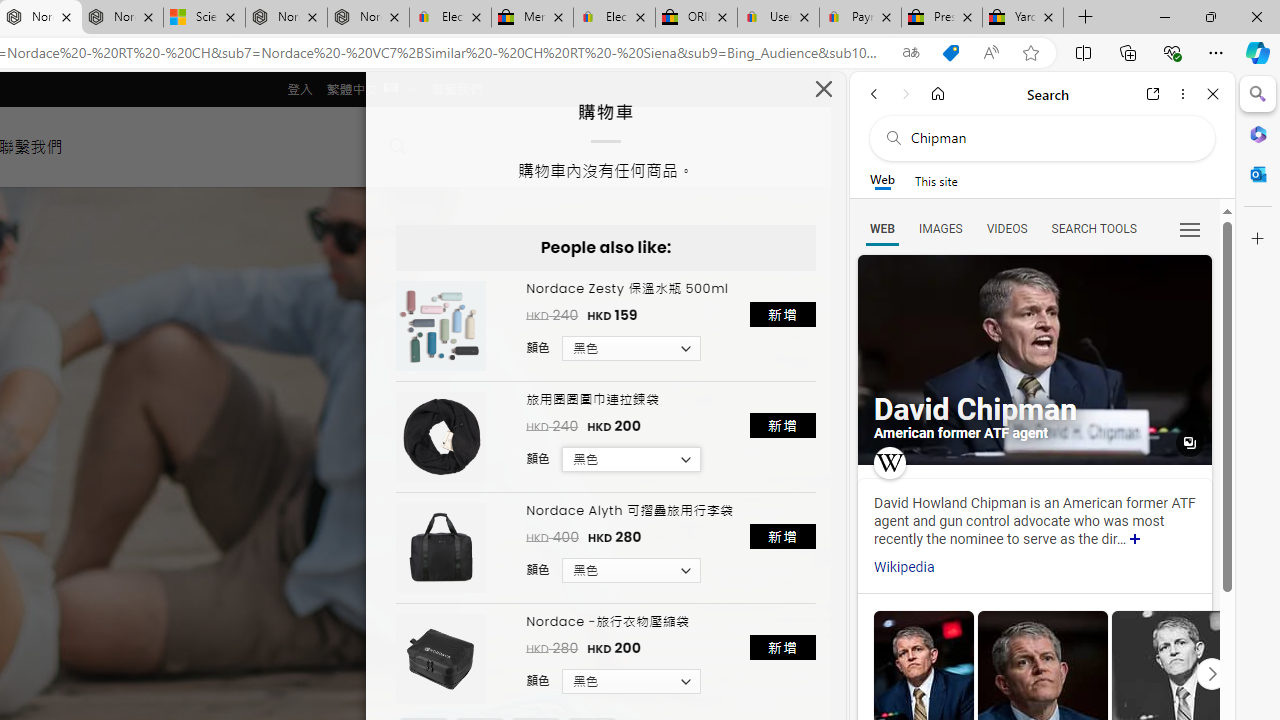 This screenshot has height=720, width=1280. I want to click on 'SEARCH TOOLS', so click(1092, 227).